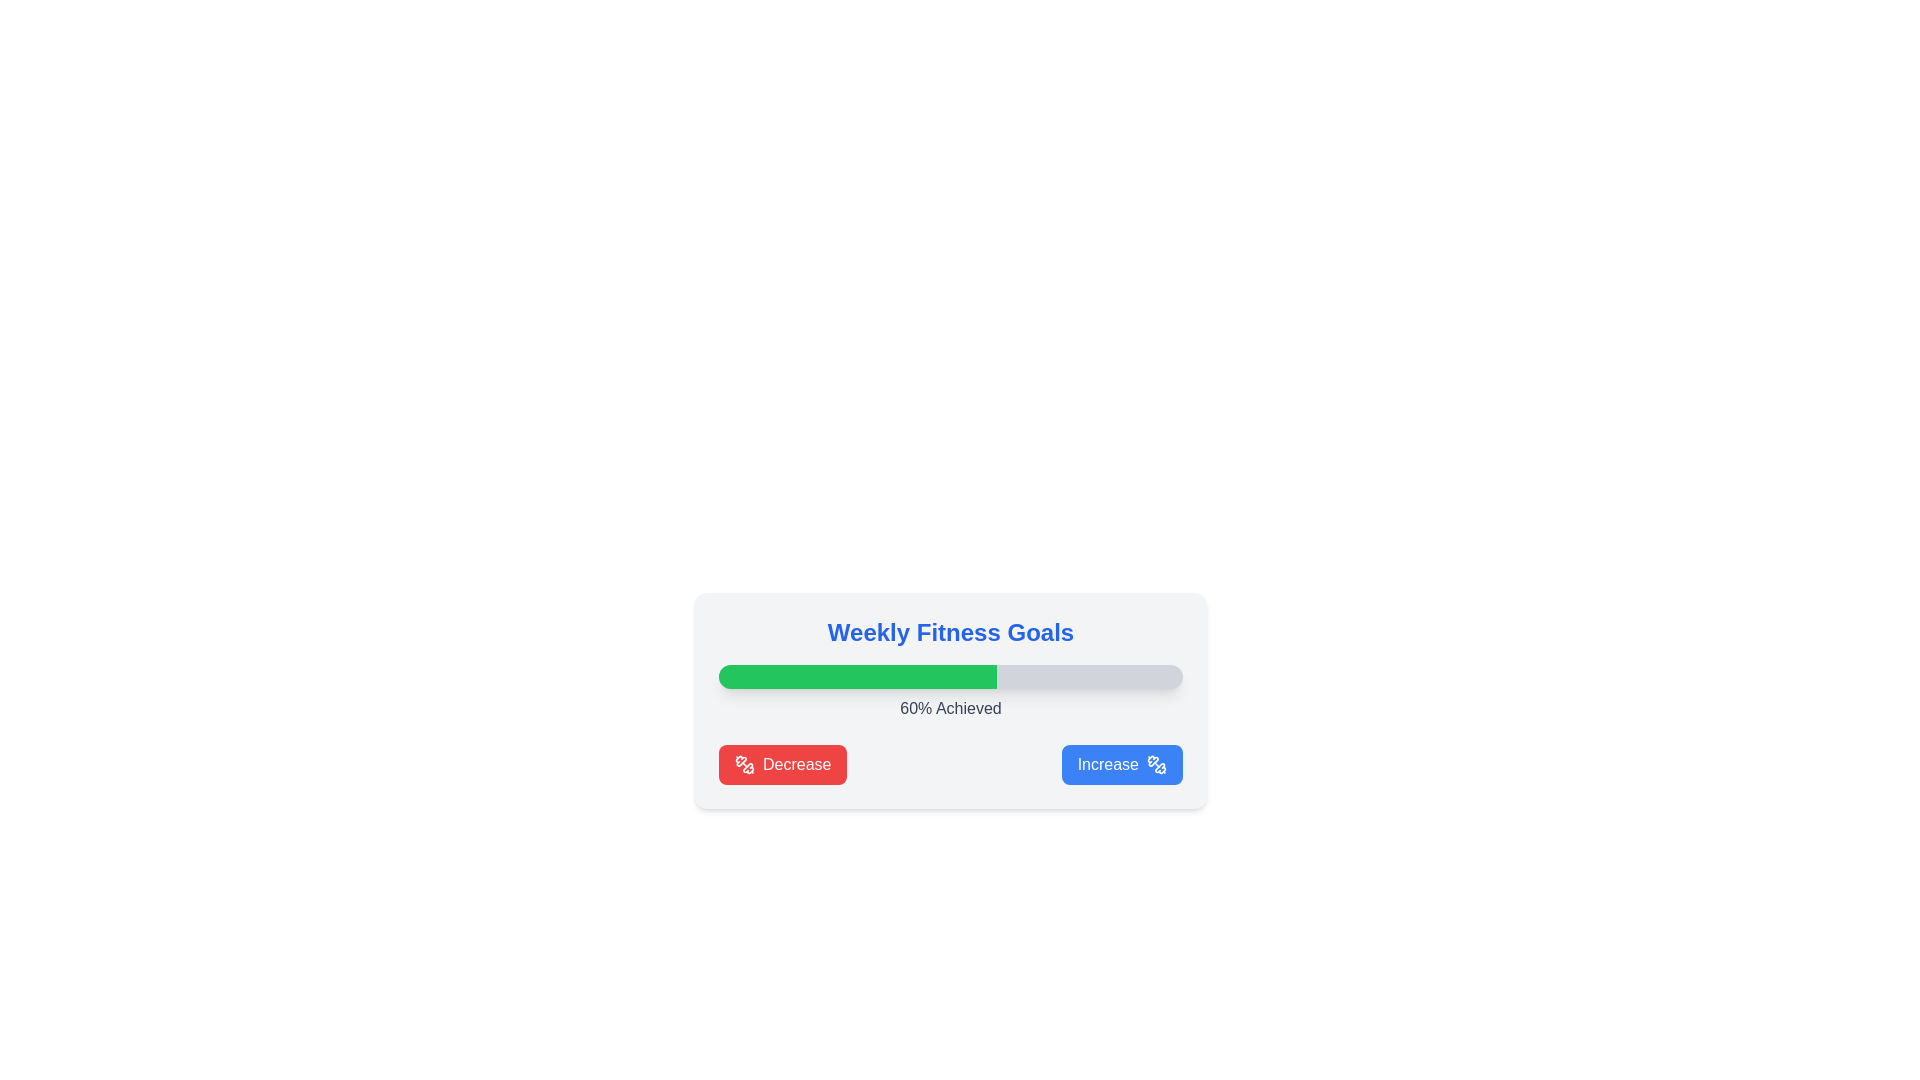 This screenshot has width=1920, height=1080. I want to click on the text label that serves as a header for the weekly fitness goals panel, which is located above the progress bar displaying '60% Achieved', so click(949, 632).